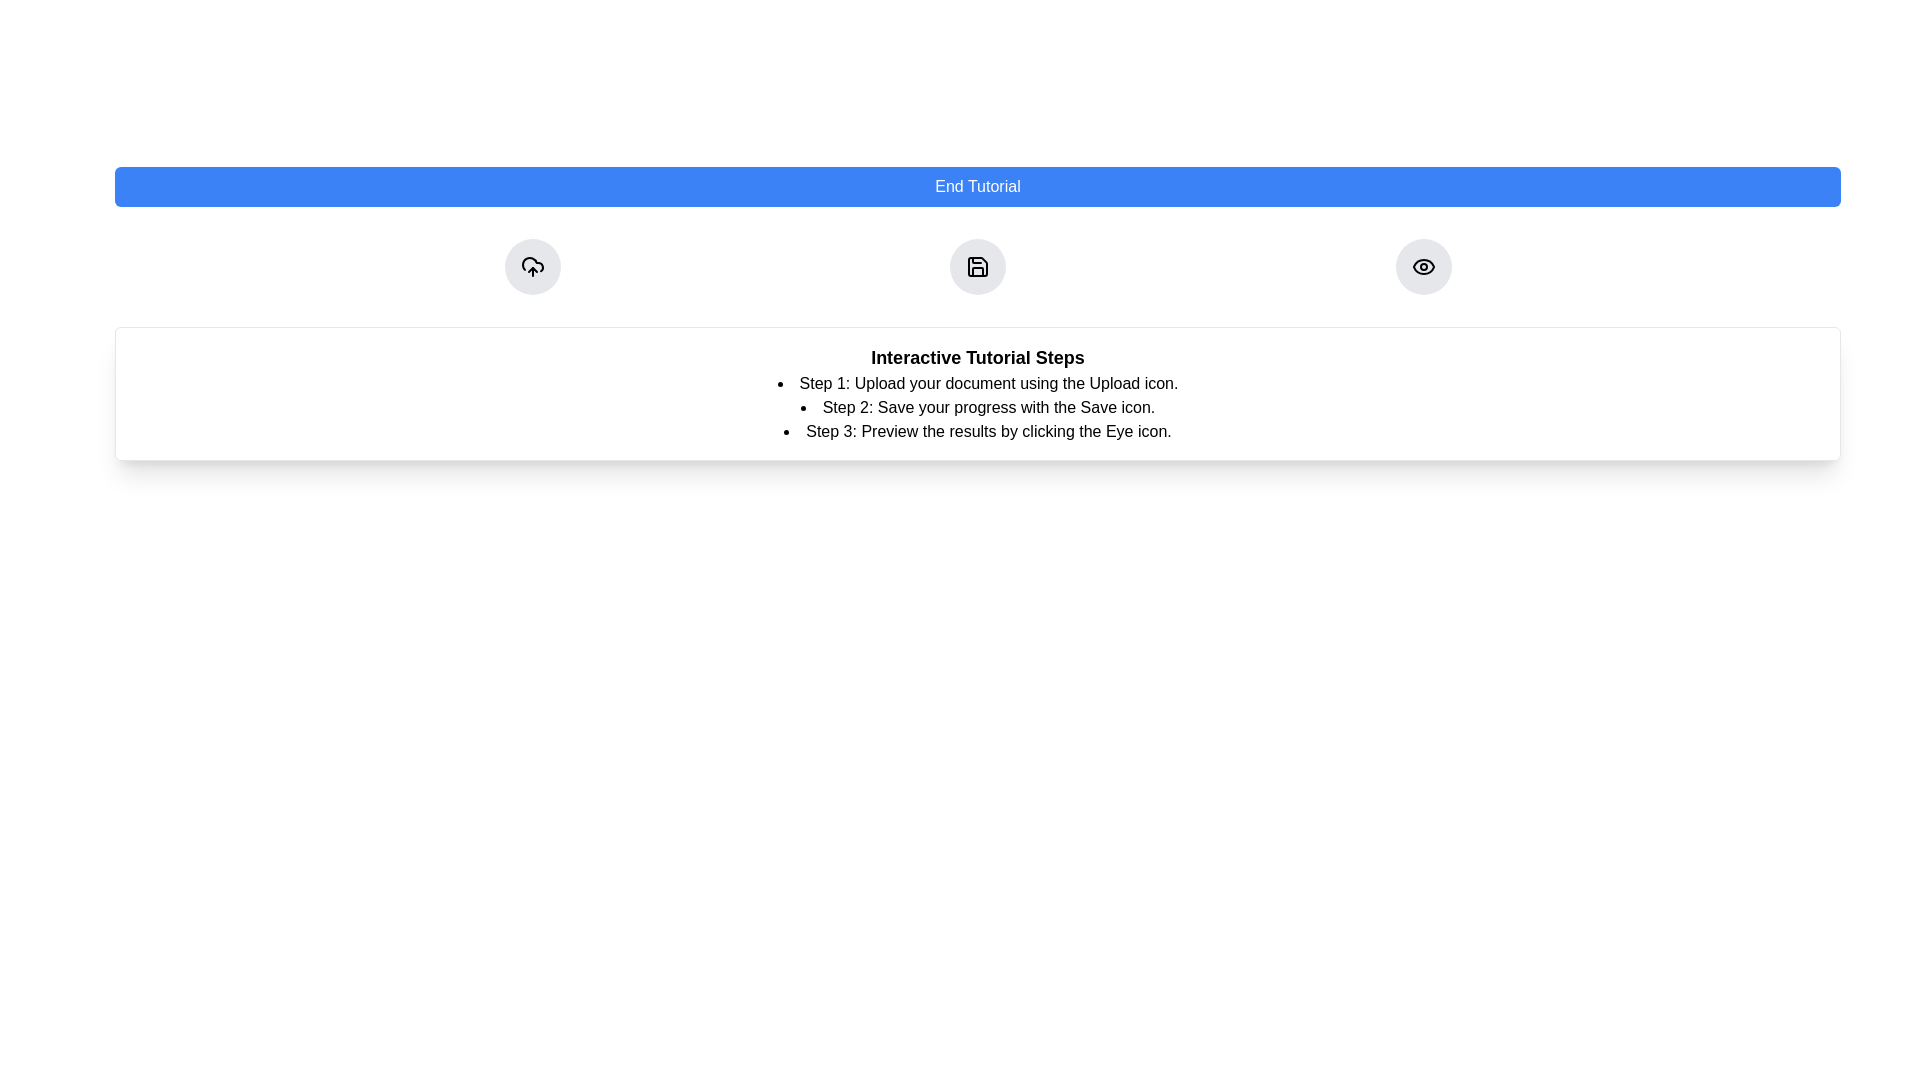 This screenshot has height=1080, width=1920. Describe the element at coordinates (978, 265) in the screenshot. I see `the floppy disk icon button, which is the rightmost circular button in a row of three` at that location.